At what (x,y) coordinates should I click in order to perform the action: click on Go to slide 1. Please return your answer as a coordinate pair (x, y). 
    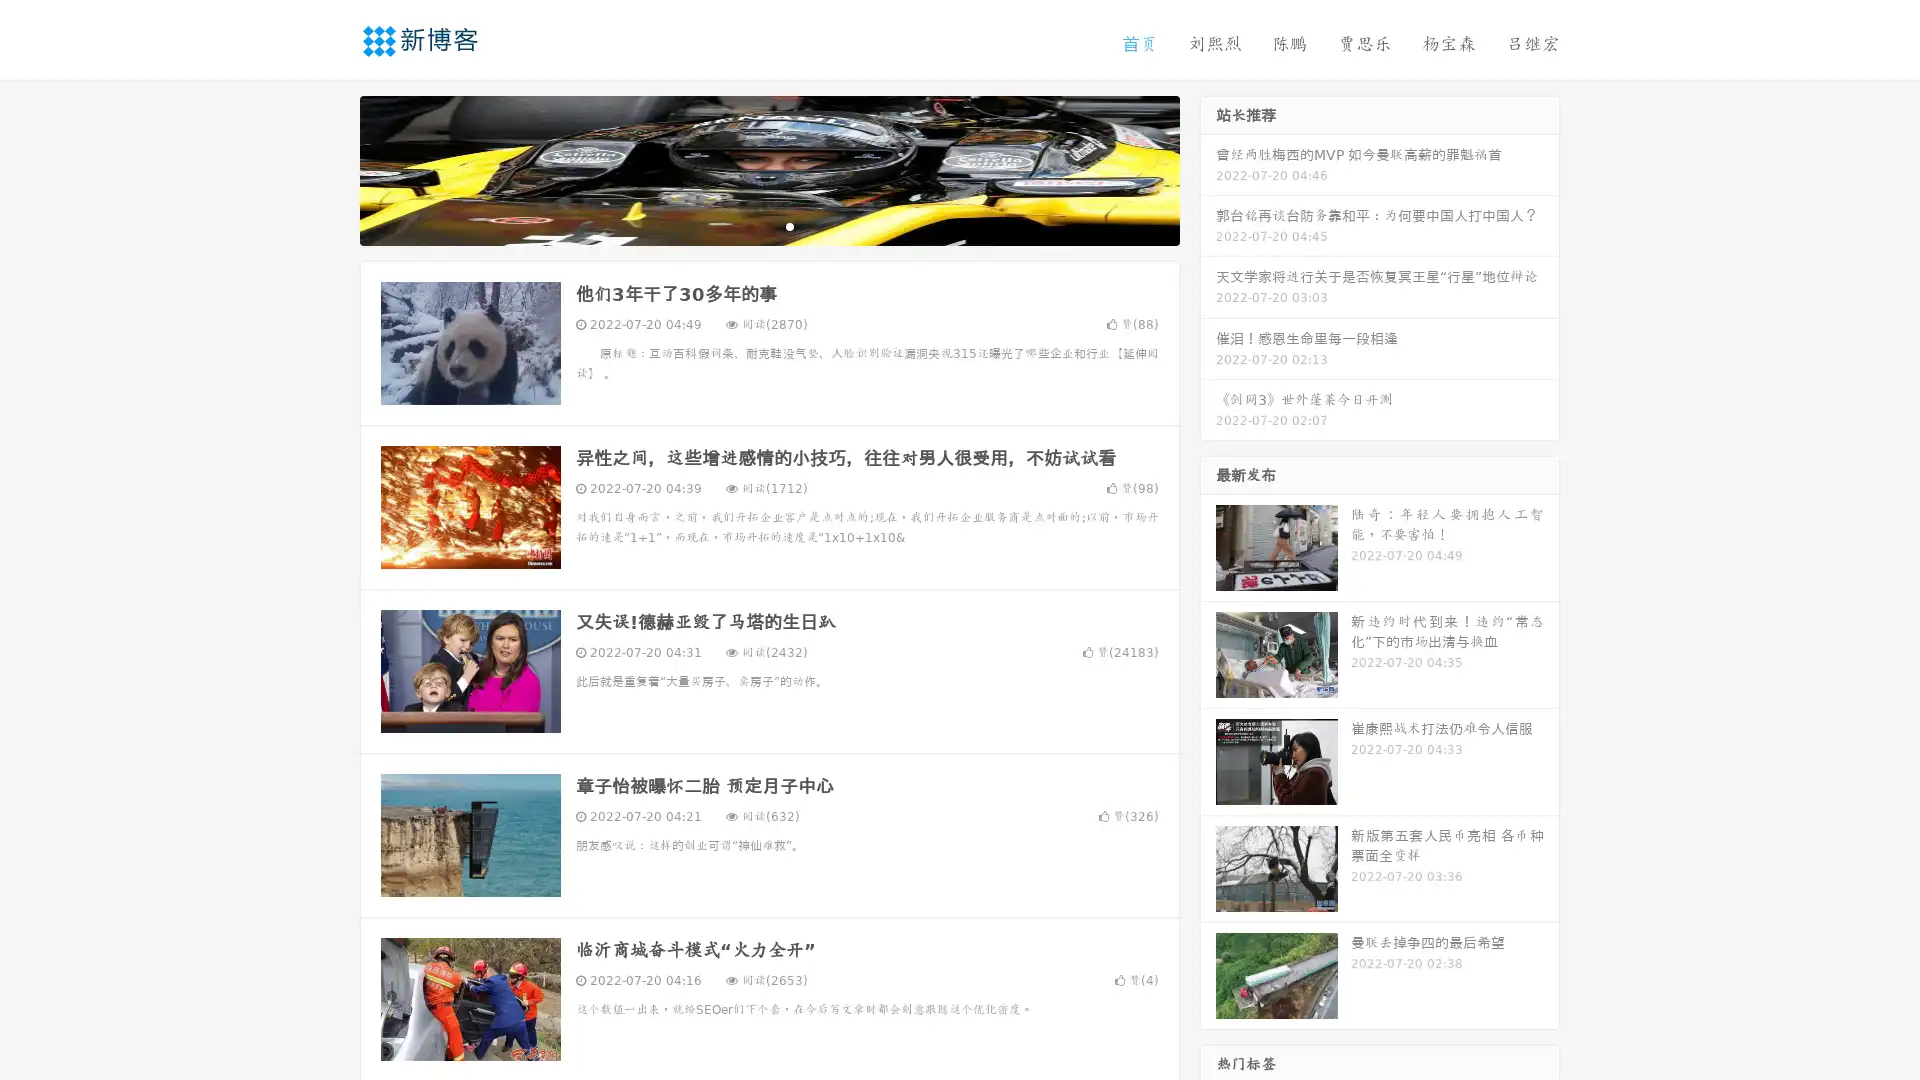
    Looking at the image, I should click on (748, 225).